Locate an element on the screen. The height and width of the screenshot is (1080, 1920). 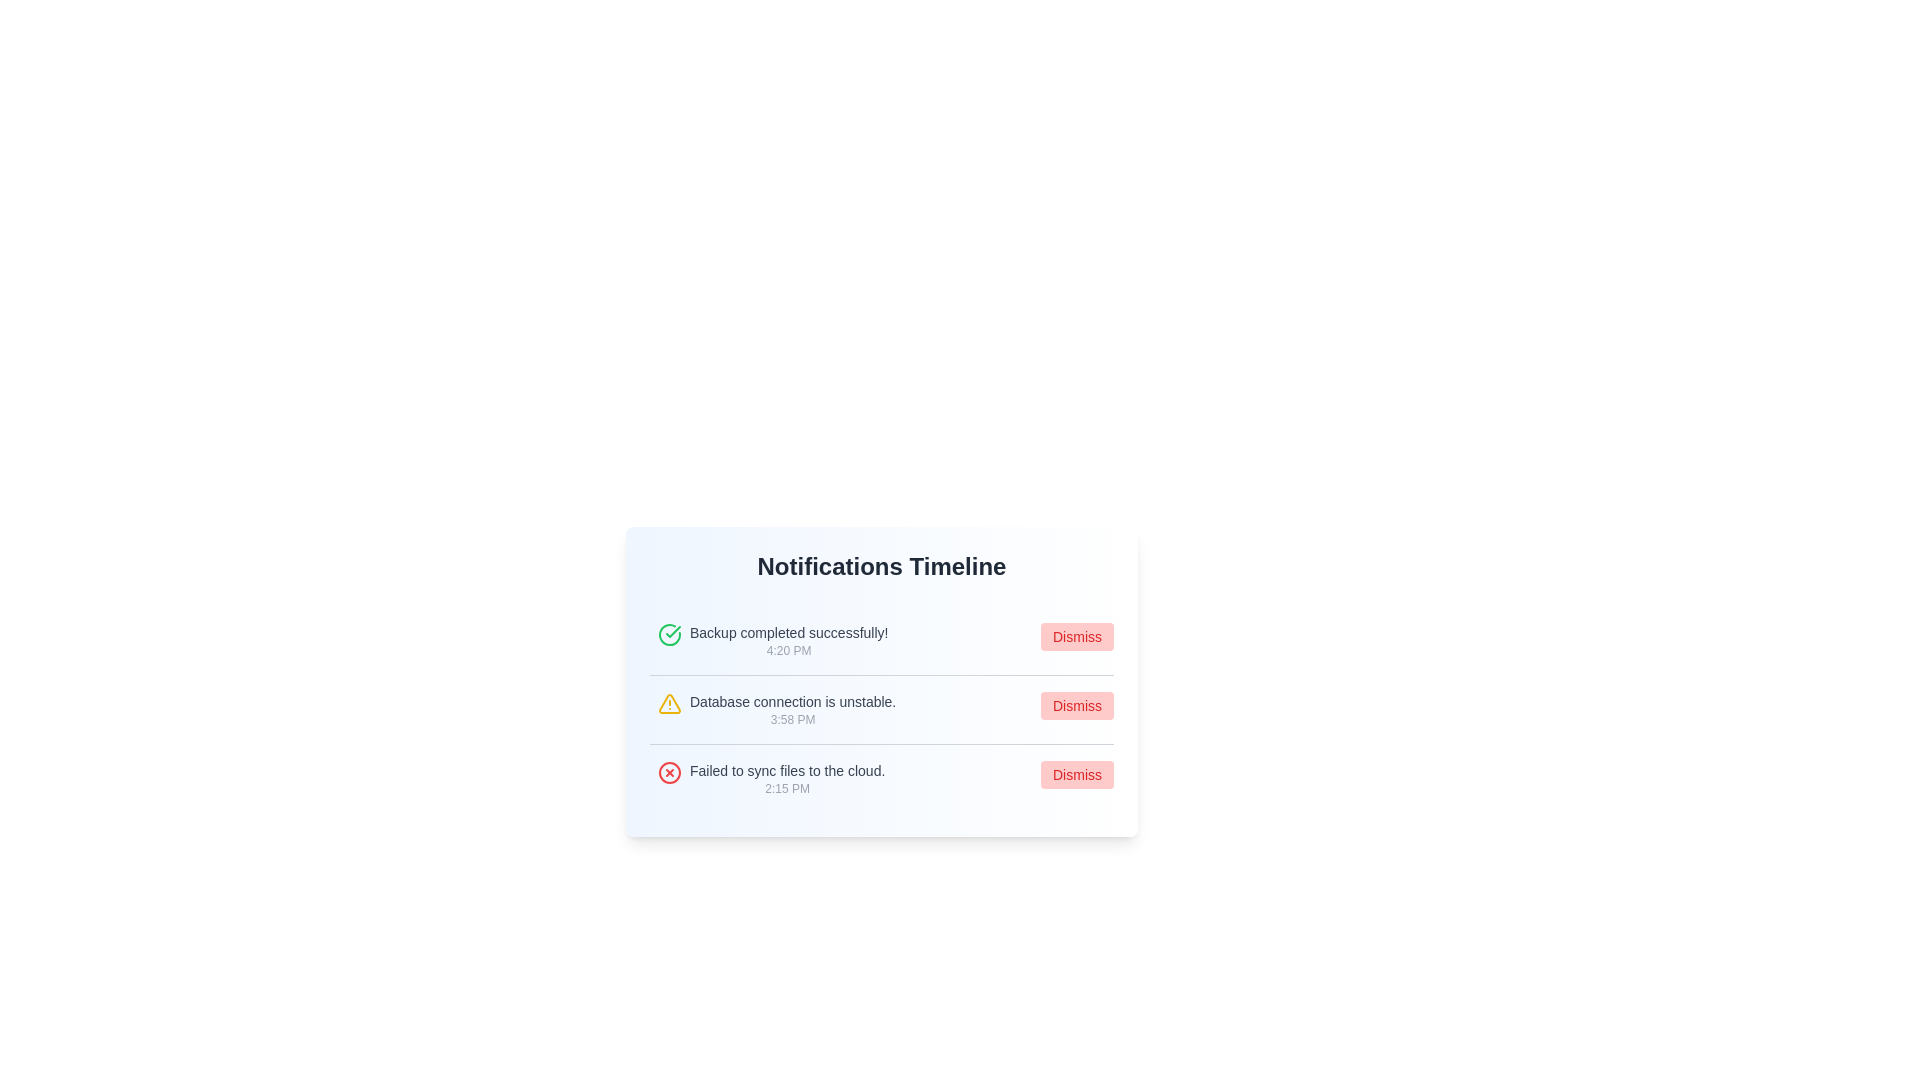
the green checkmark icon indicating a positive status, located next to the text 'Backup completed successfully!' in the notification list is located at coordinates (673, 632).